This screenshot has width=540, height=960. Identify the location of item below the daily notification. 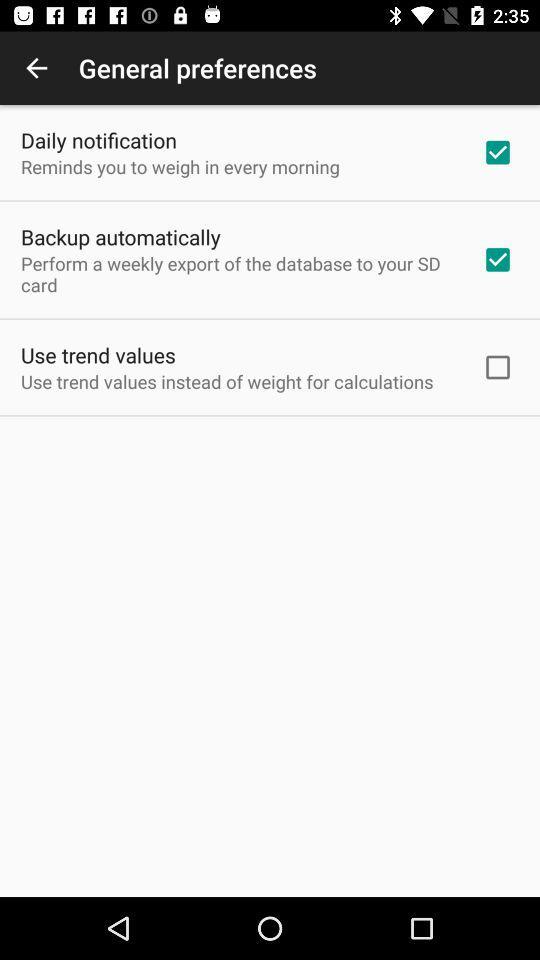
(180, 165).